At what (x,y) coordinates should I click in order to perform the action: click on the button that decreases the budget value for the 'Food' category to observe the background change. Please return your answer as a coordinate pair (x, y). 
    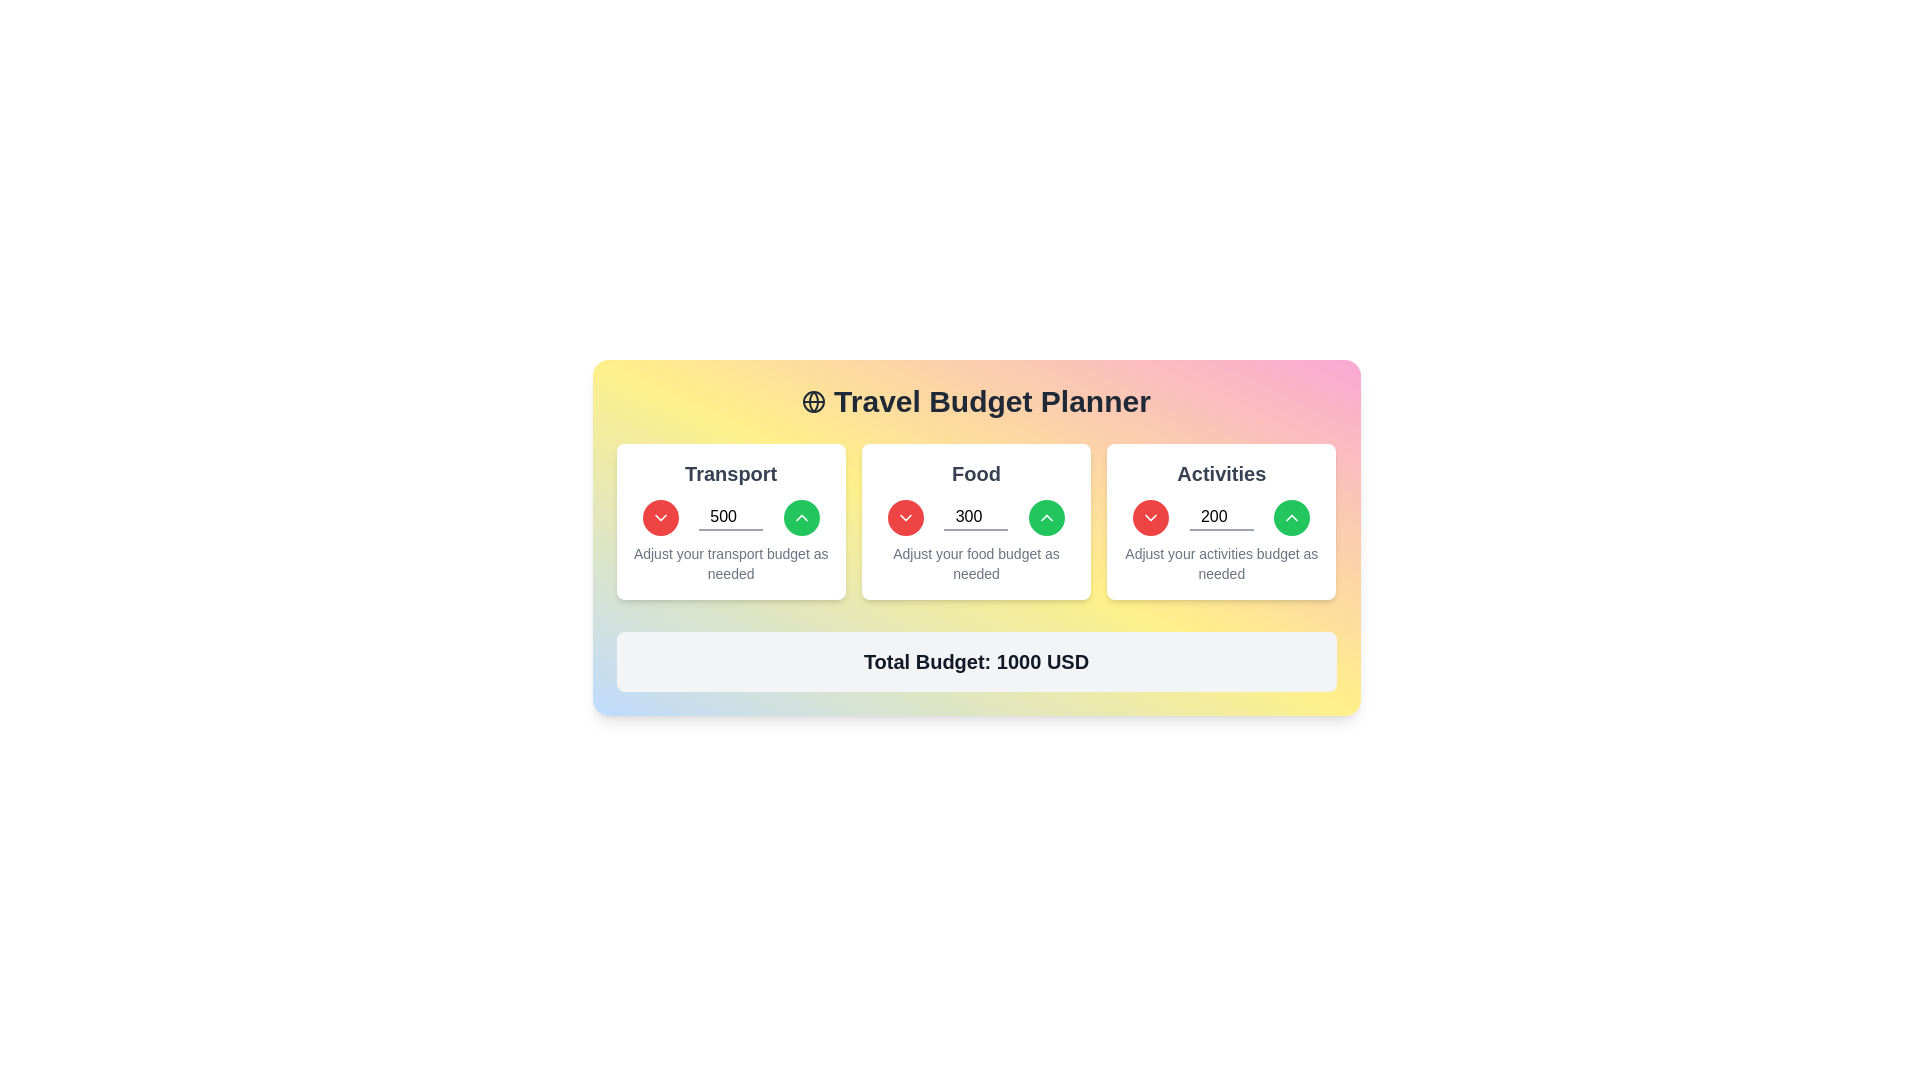
    Looking at the image, I should click on (905, 516).